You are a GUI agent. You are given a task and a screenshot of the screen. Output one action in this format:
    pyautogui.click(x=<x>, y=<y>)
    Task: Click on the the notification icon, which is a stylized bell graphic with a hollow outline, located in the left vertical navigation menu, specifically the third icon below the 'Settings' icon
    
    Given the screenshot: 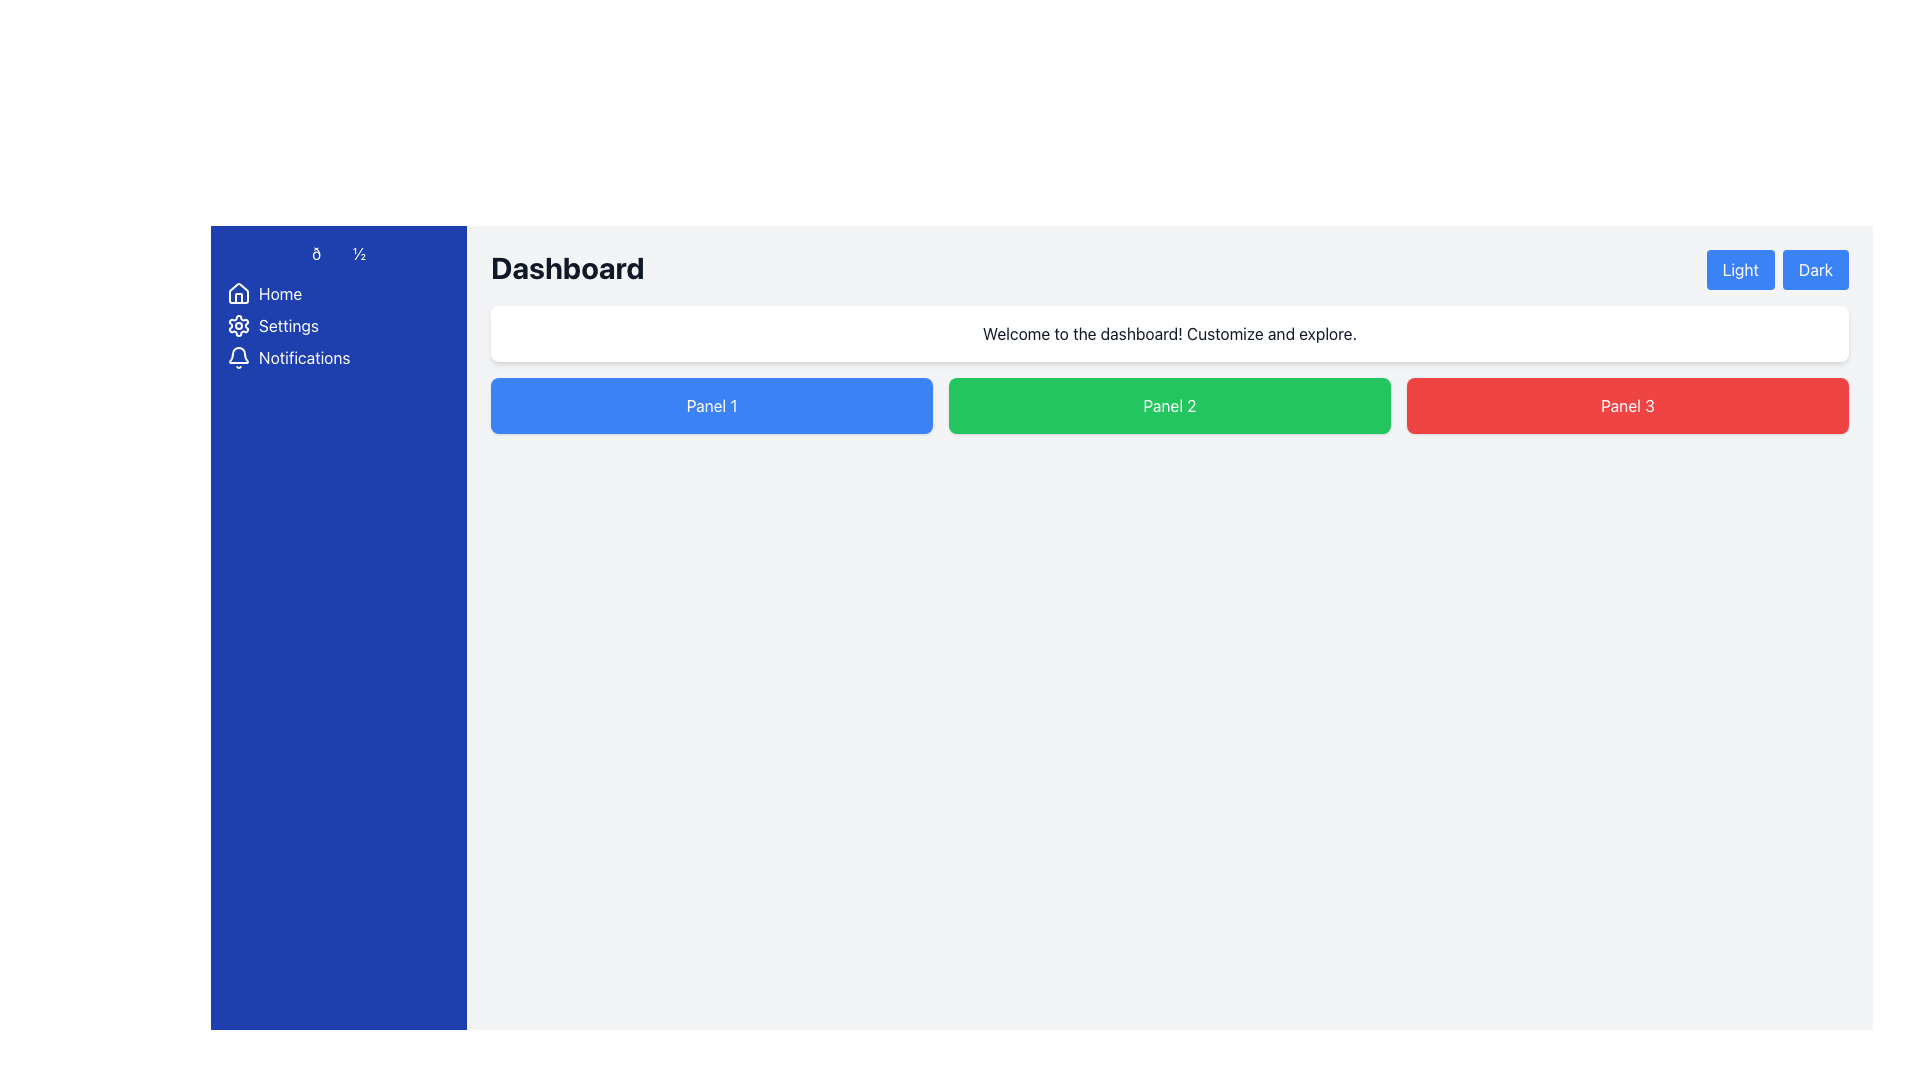 What is the action you would take?
    pyautogui.click(x=239, y=354)
    